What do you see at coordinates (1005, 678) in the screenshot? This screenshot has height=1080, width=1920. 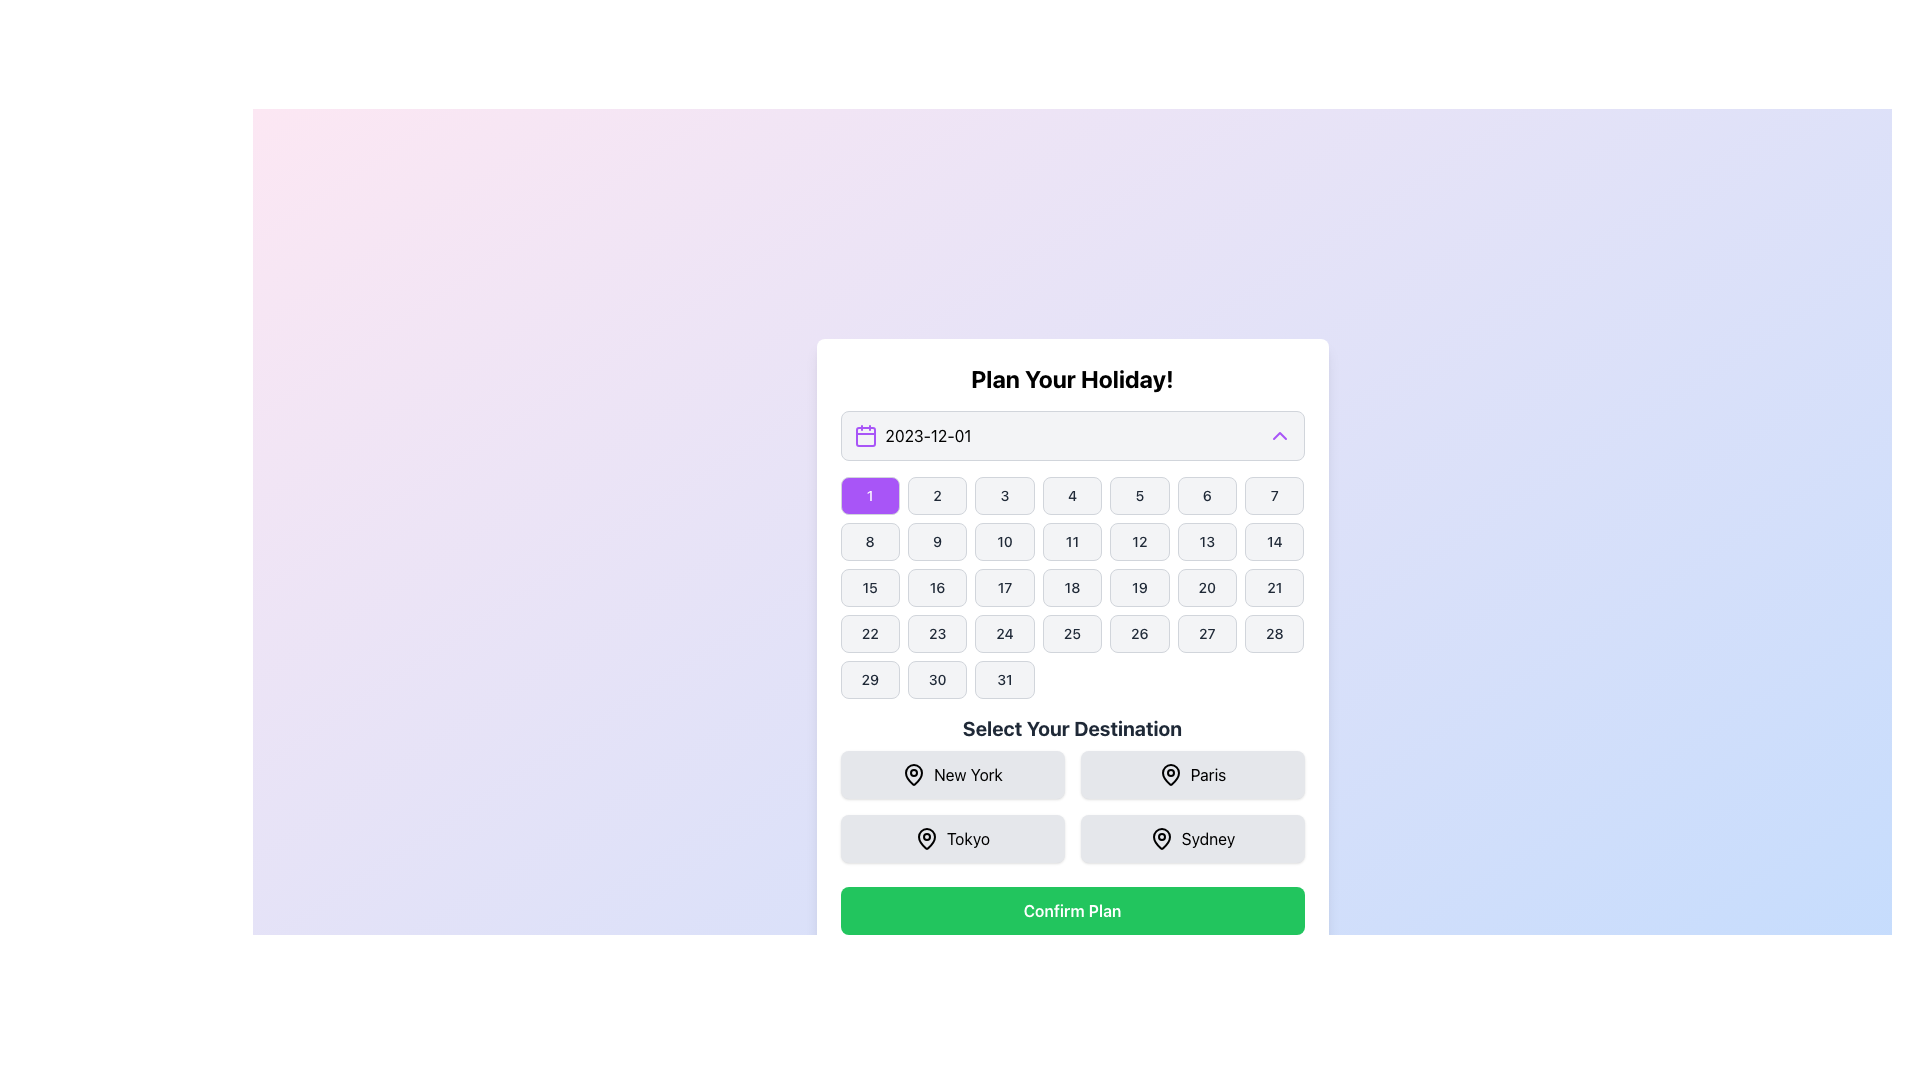 I see `the button labeled '31' which is a rectangular button with a rounded border, light gray background, and black font, located in the bottom row of a grid layout` at bounding box center [1005, 678].